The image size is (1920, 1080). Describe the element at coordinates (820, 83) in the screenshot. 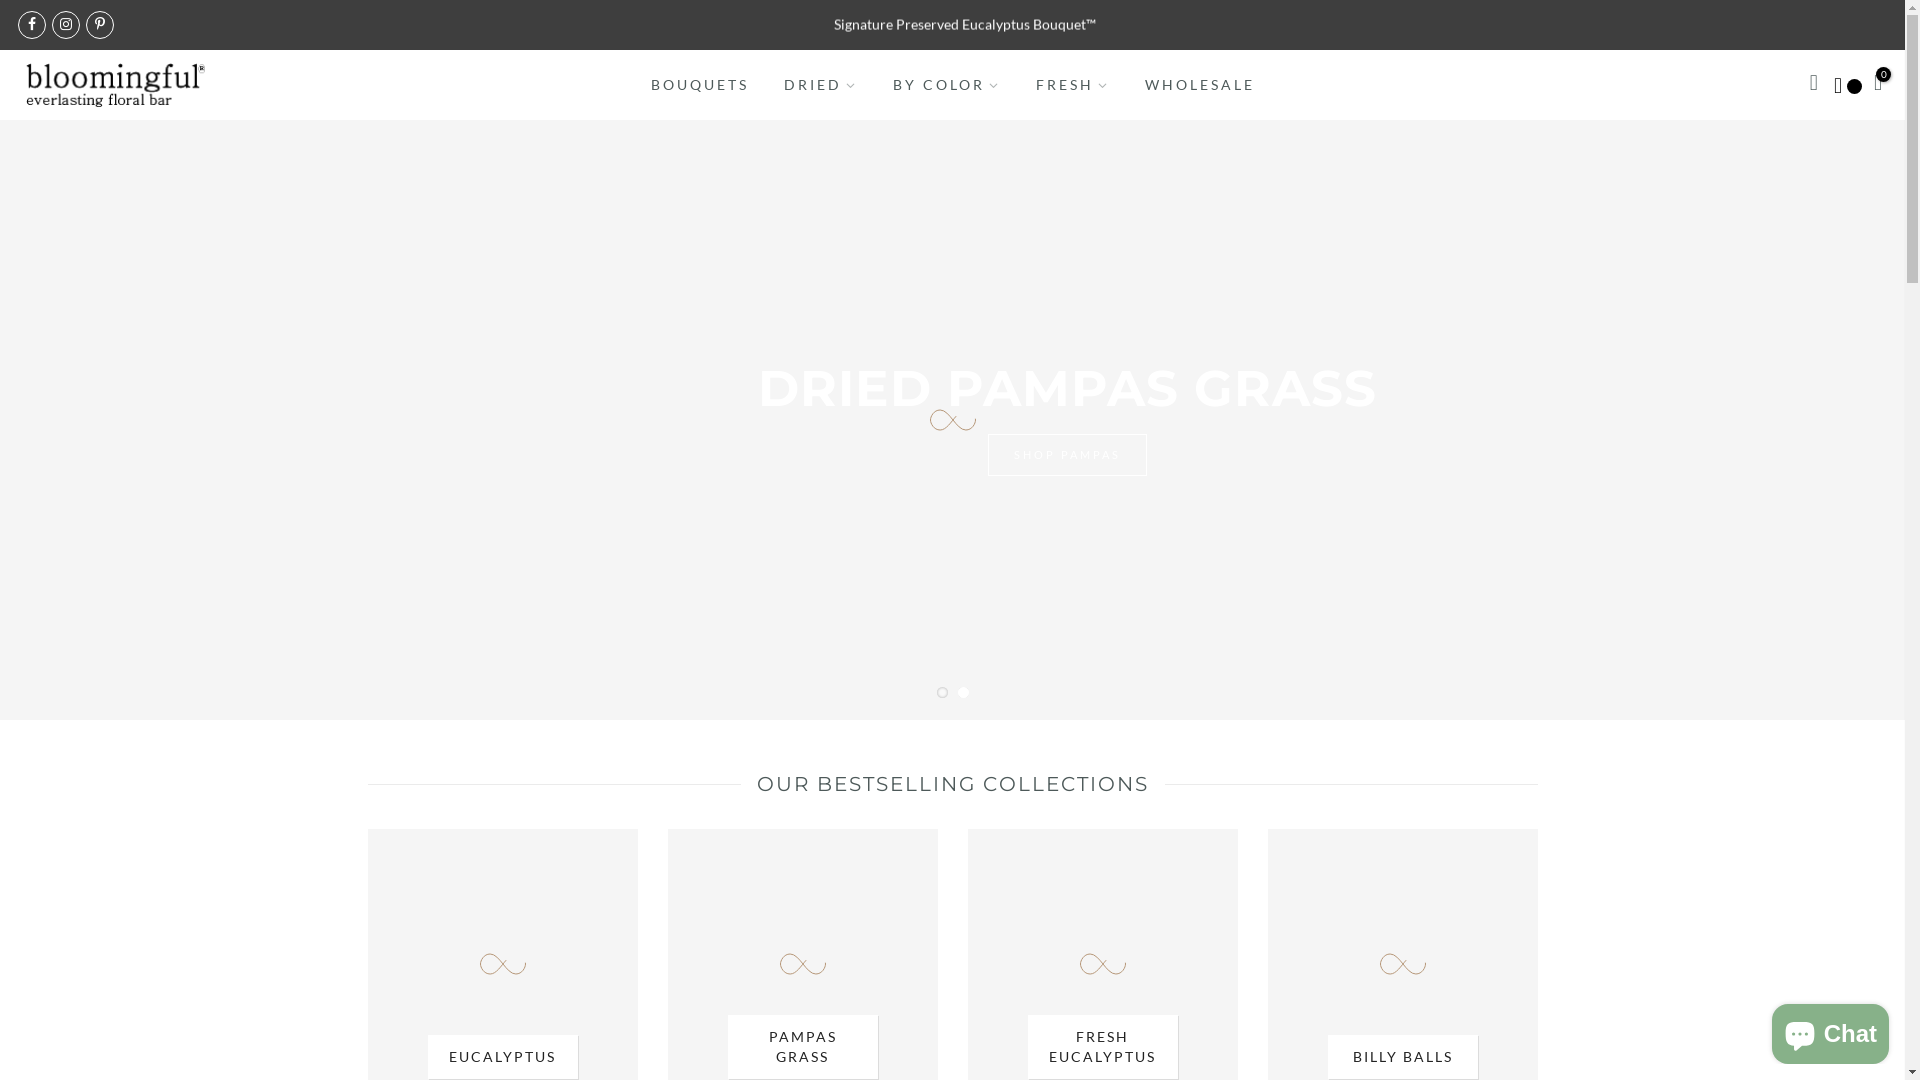

I see `'DRIED'` at that location.